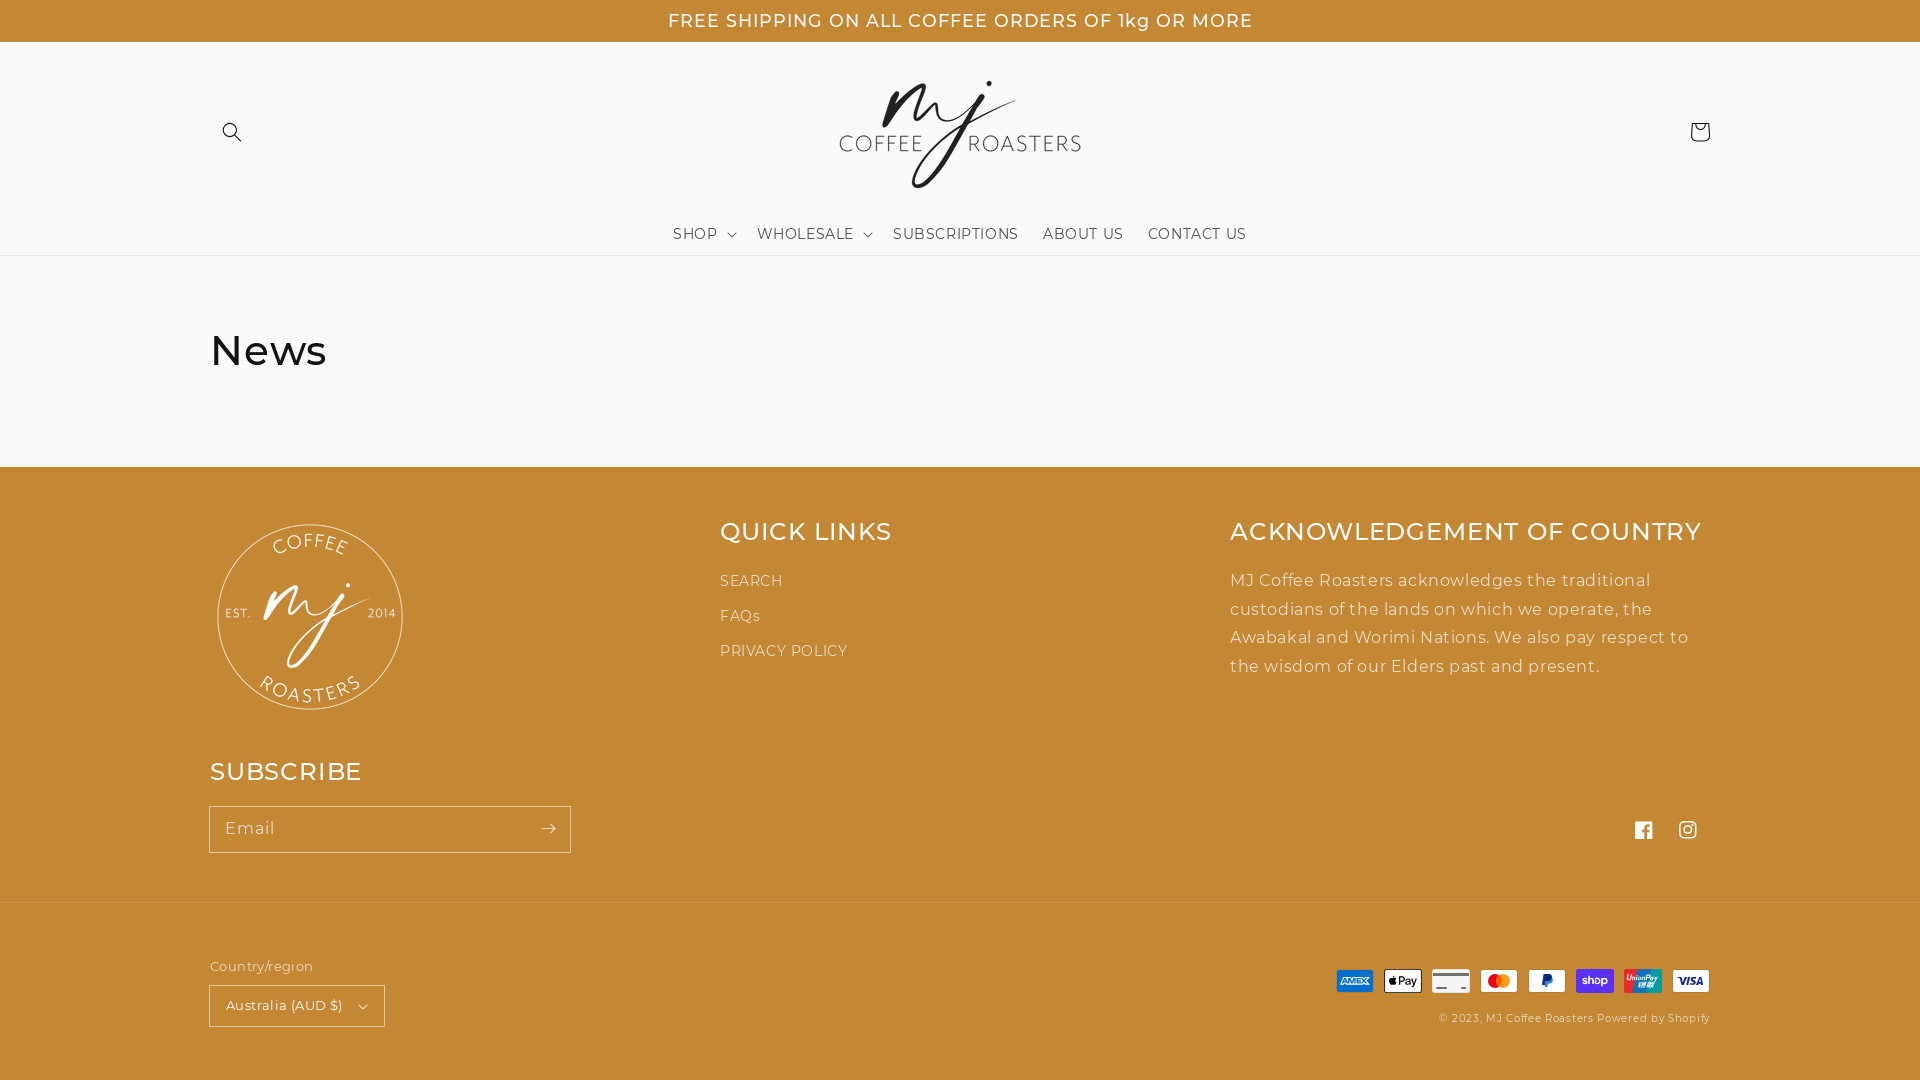  What do you see at coordinates (1653, 1018) in the screenshot?
I see `'Powered by Shopify'` at bounding box center [1653, 1018].